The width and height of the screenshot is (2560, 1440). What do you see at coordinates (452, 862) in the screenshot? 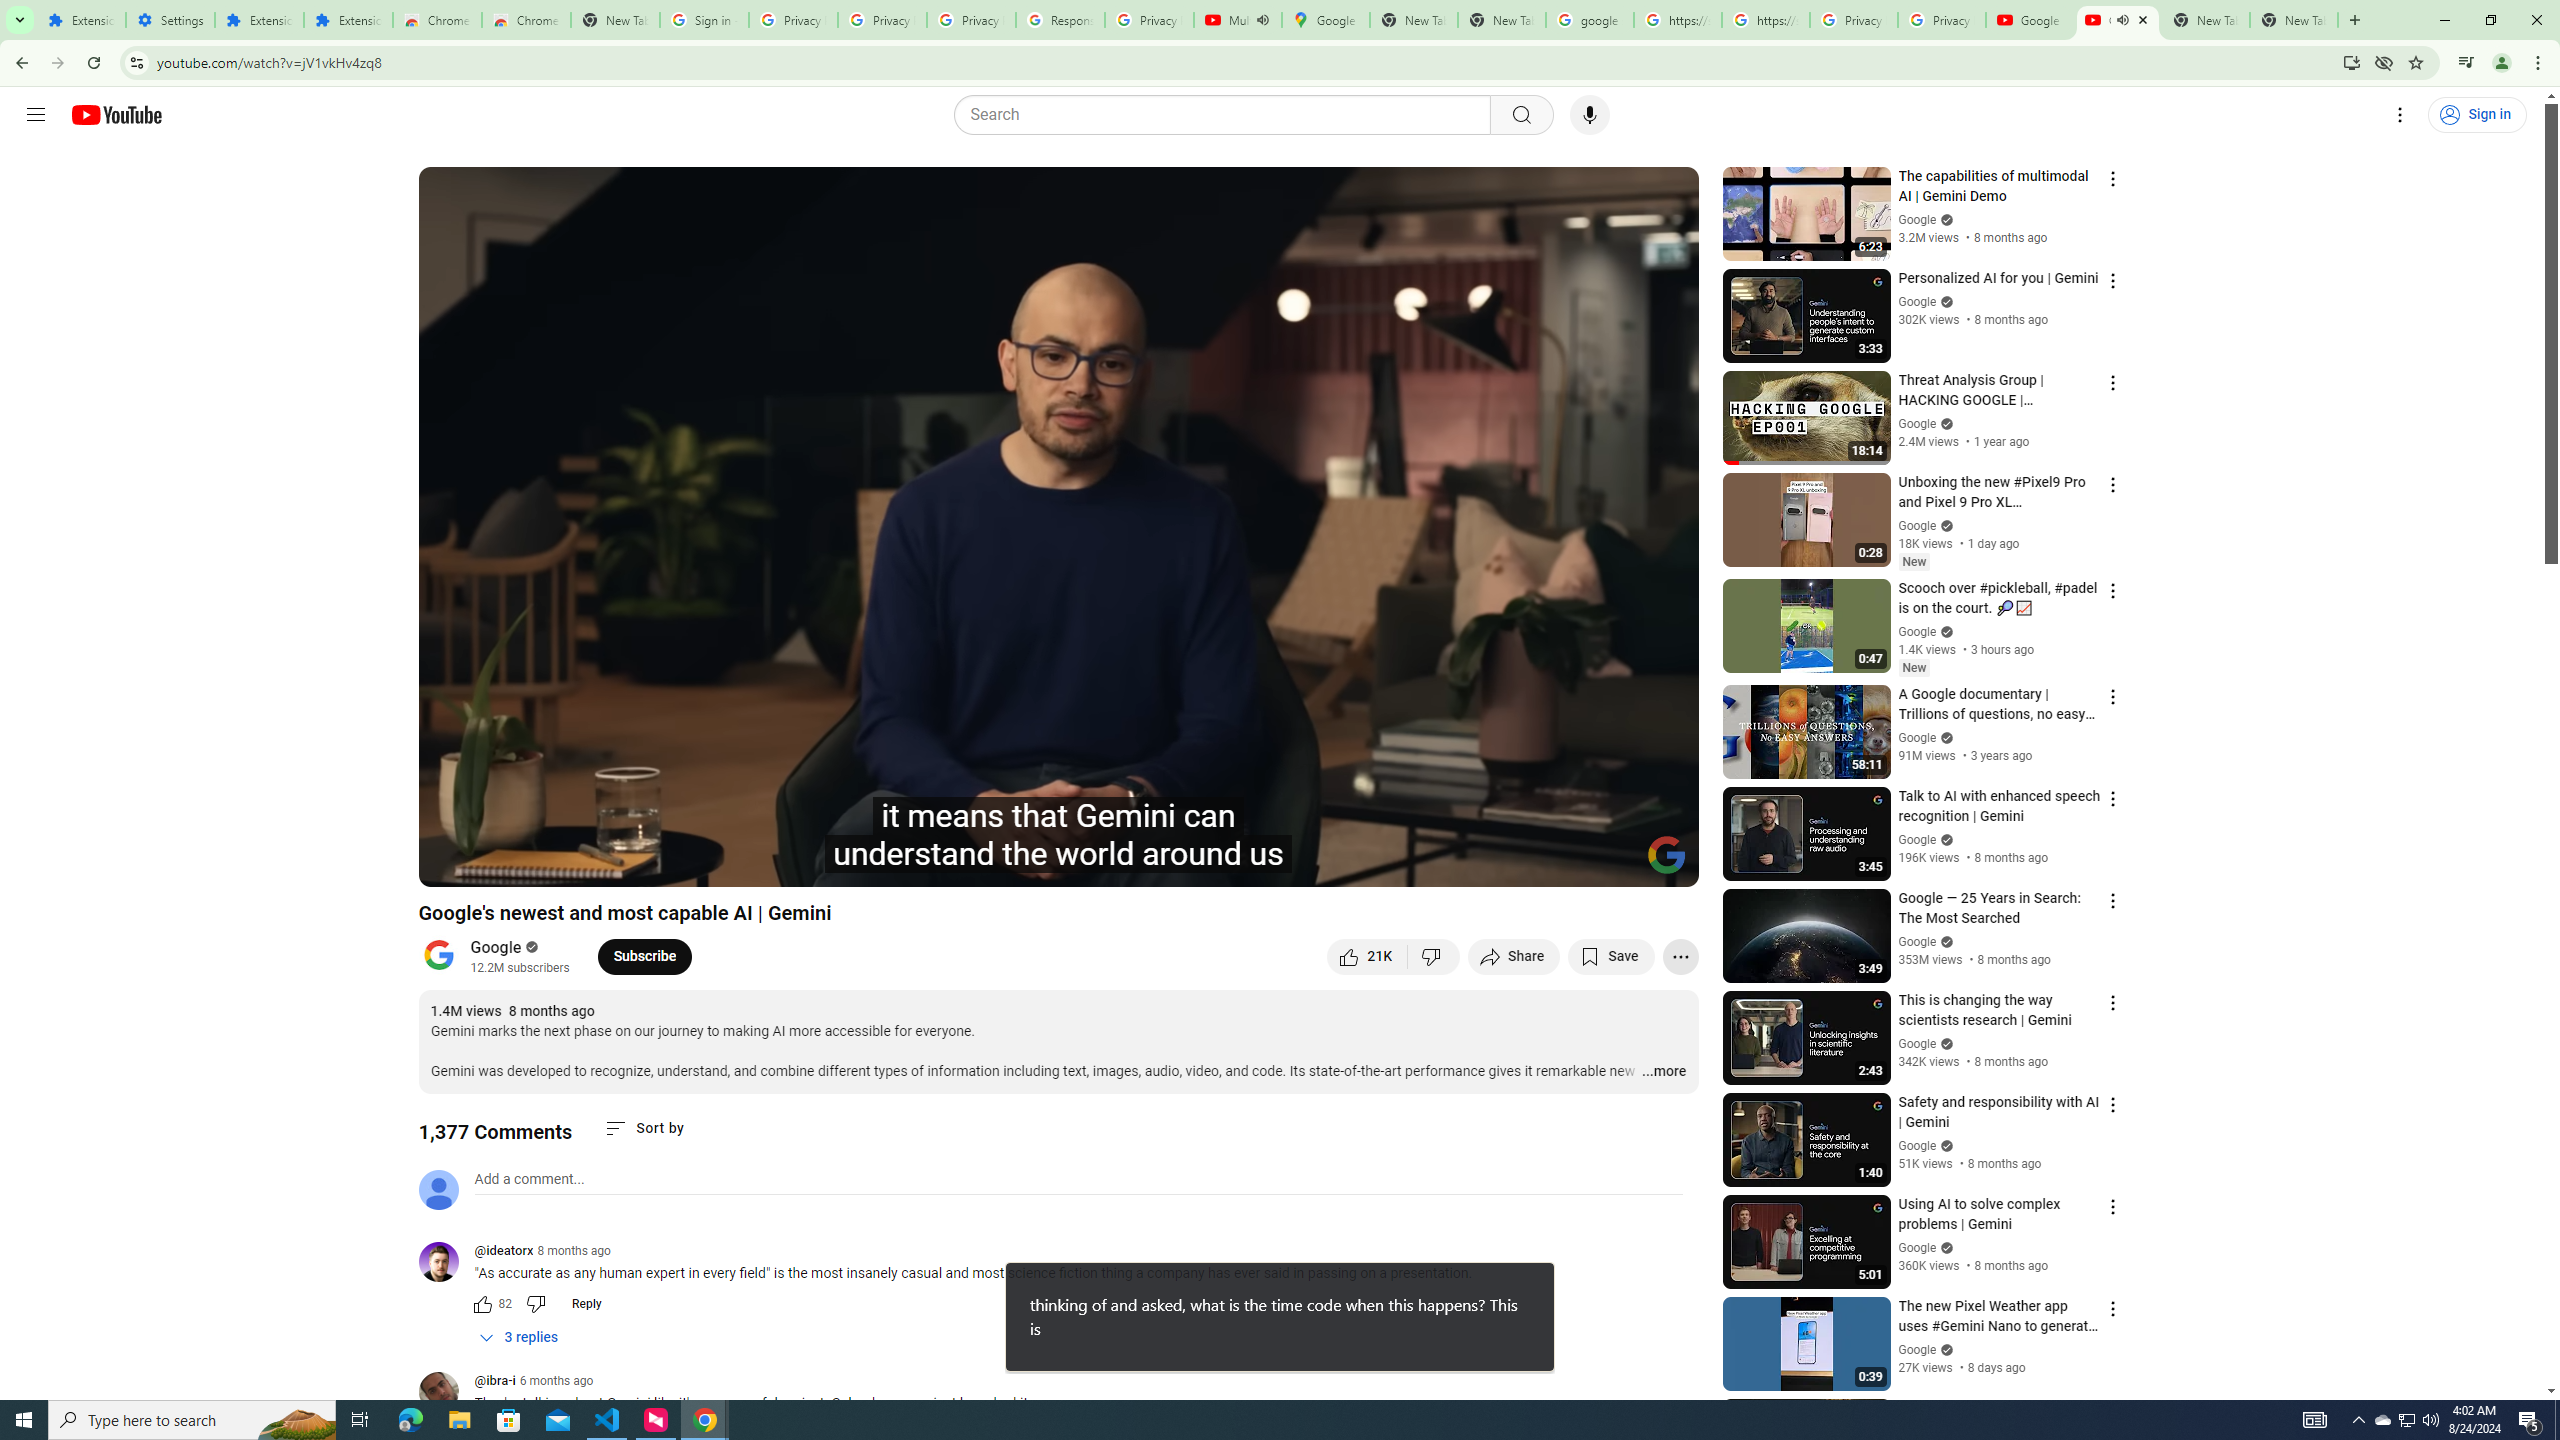
I see `'Play (k)'` at bounding box center [452, 862].